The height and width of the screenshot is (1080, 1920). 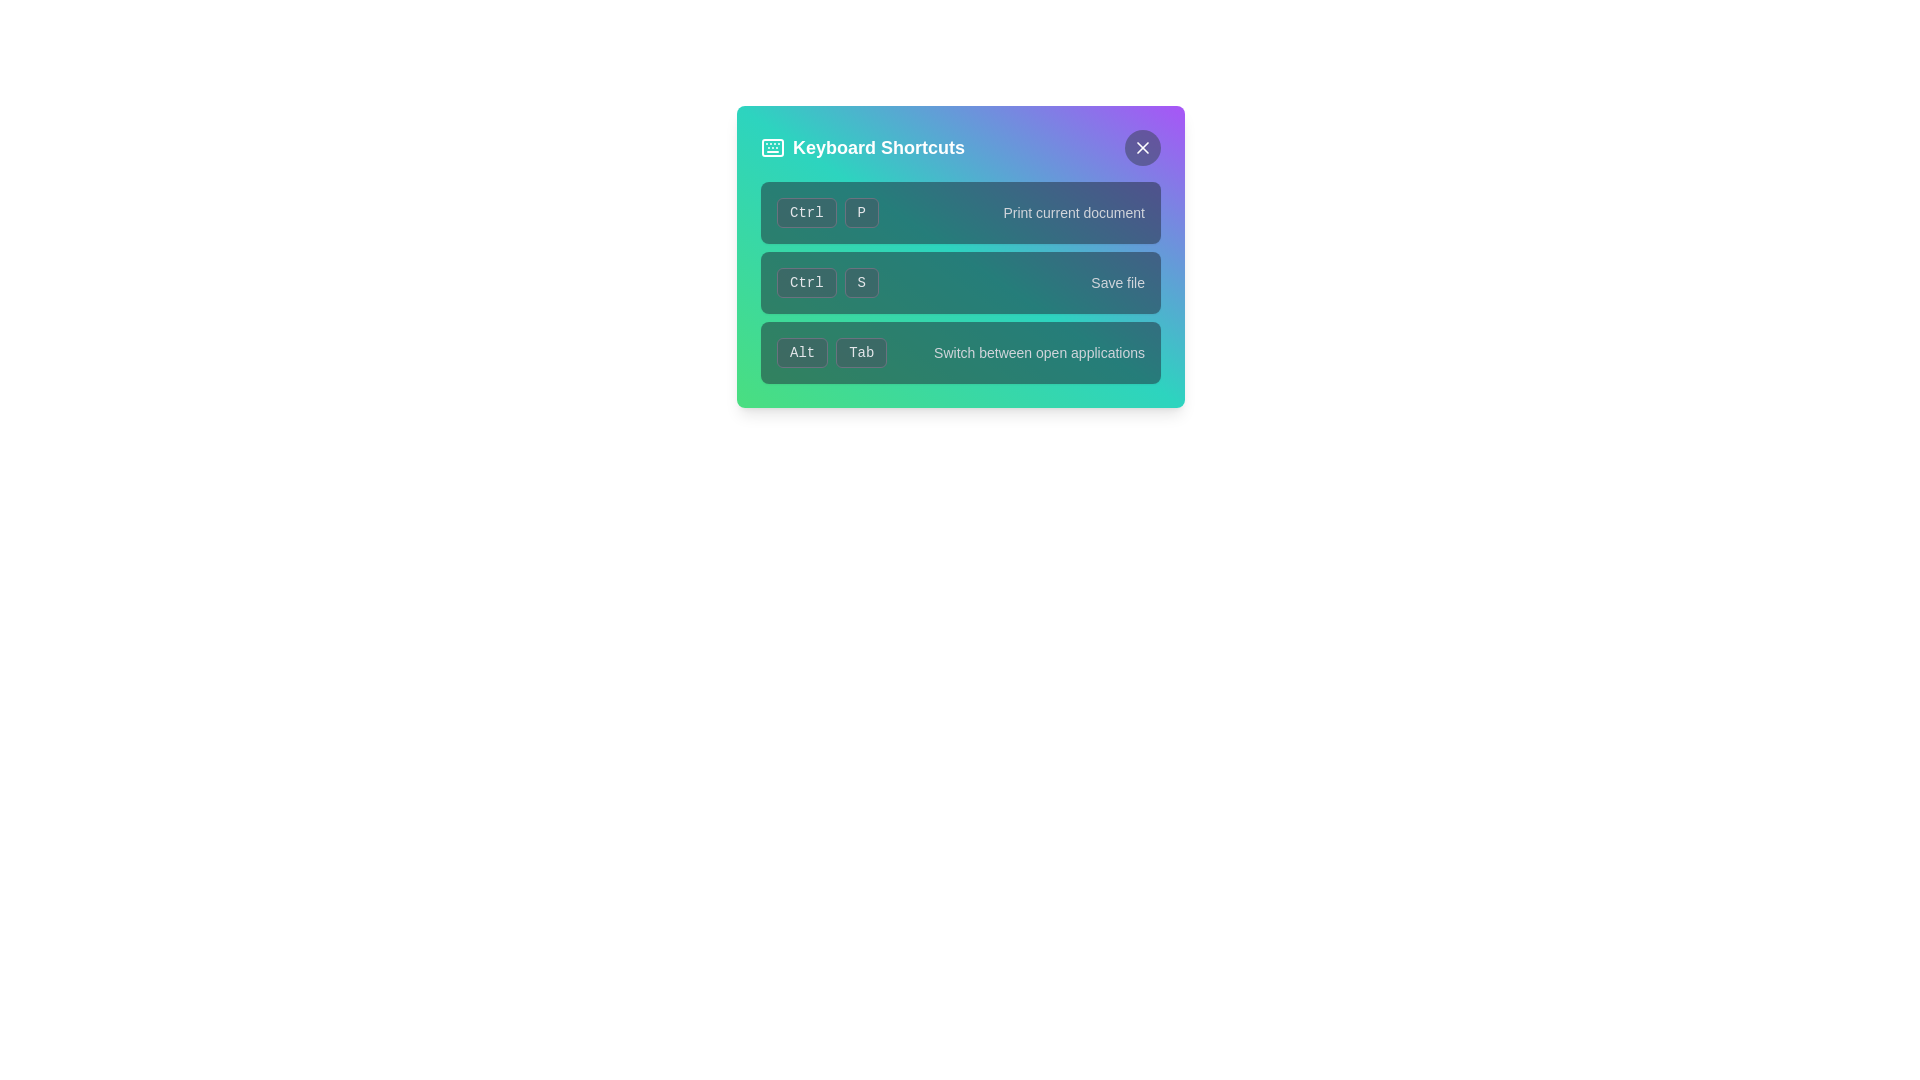 What do you see at coordinates (771, 146) in the screenshot?
I see `the decorative rectangle within the SVG of the keyboard icon located at the top-left corner of the 'Keyboard Shortcuts' modal dialog` at bounding box center [771, 146].